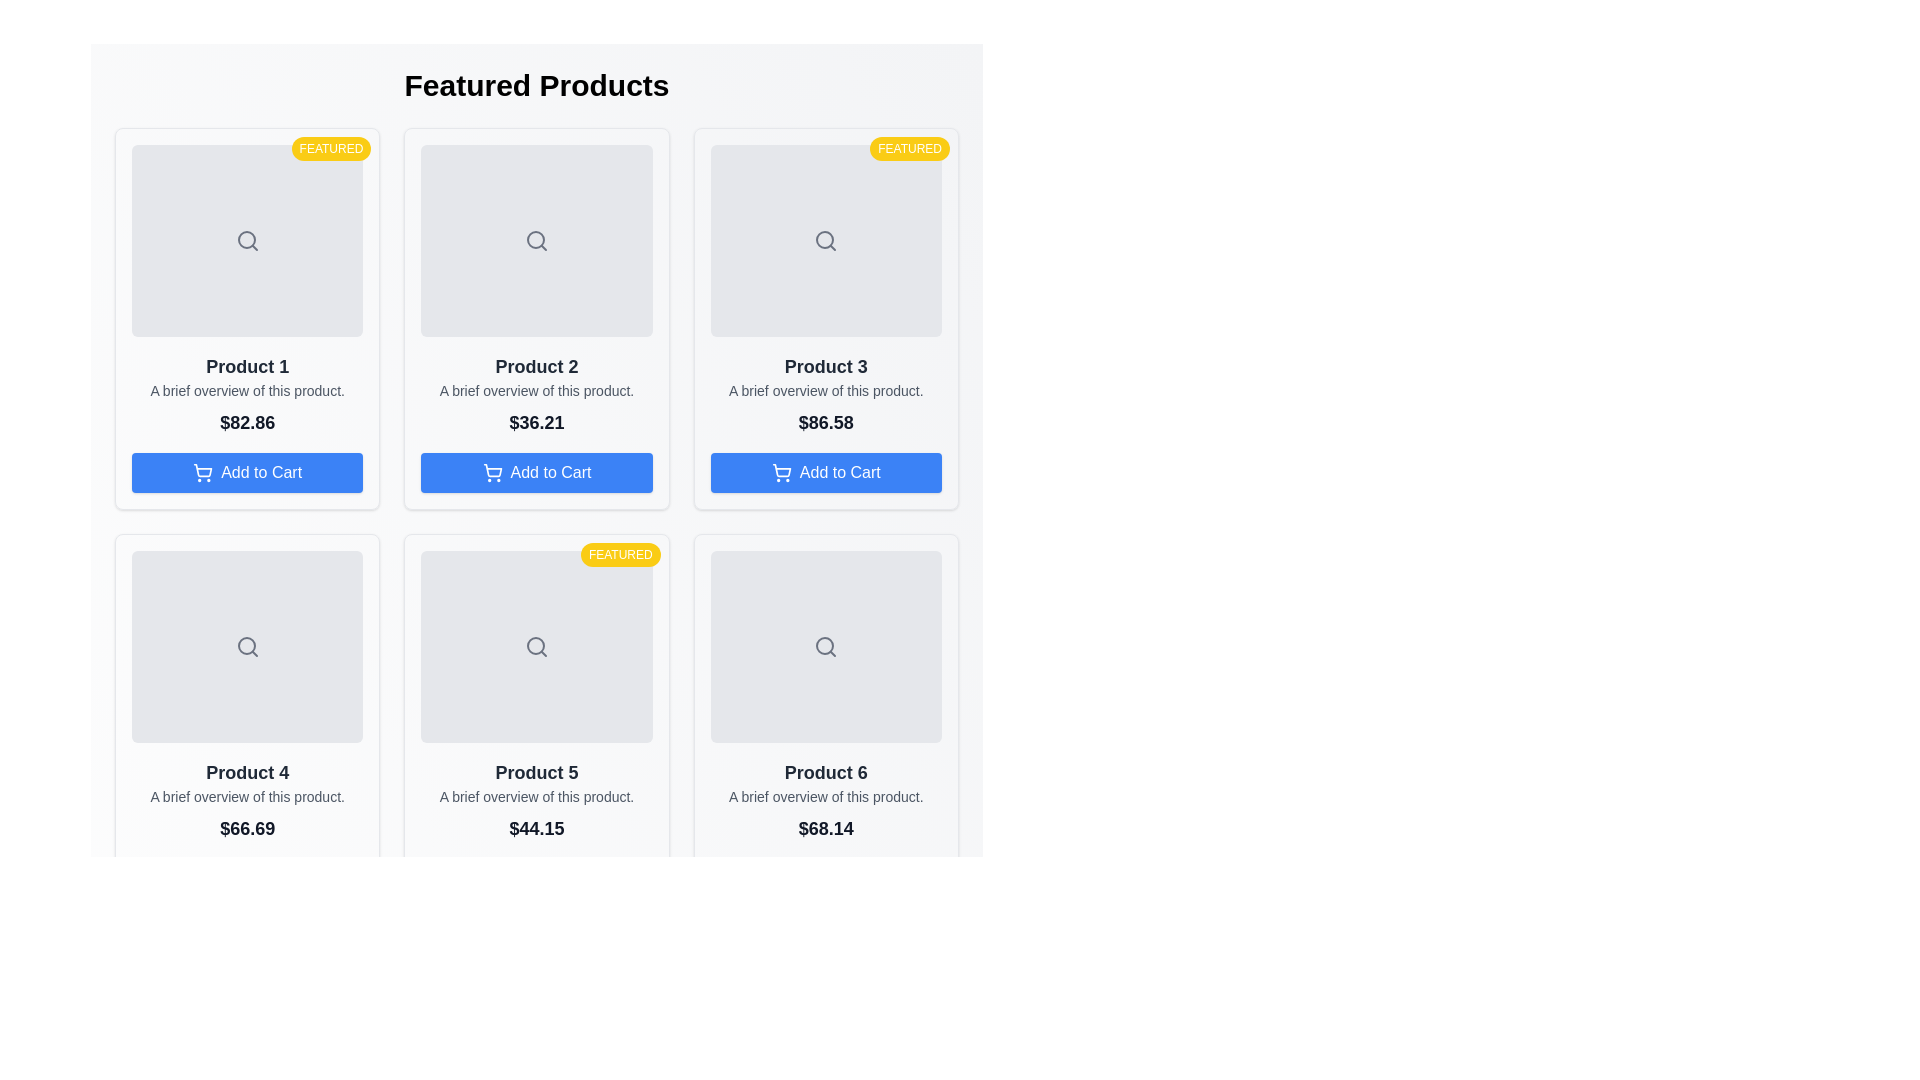  What do you see at coordinates (781, 470) in the screenshot?
I see `the shopping cart icon within the 'Add to Cart' button for 'Product 3' located in the top-right section of the grid under 'Featured Products'` at bounding box center [781, 470].